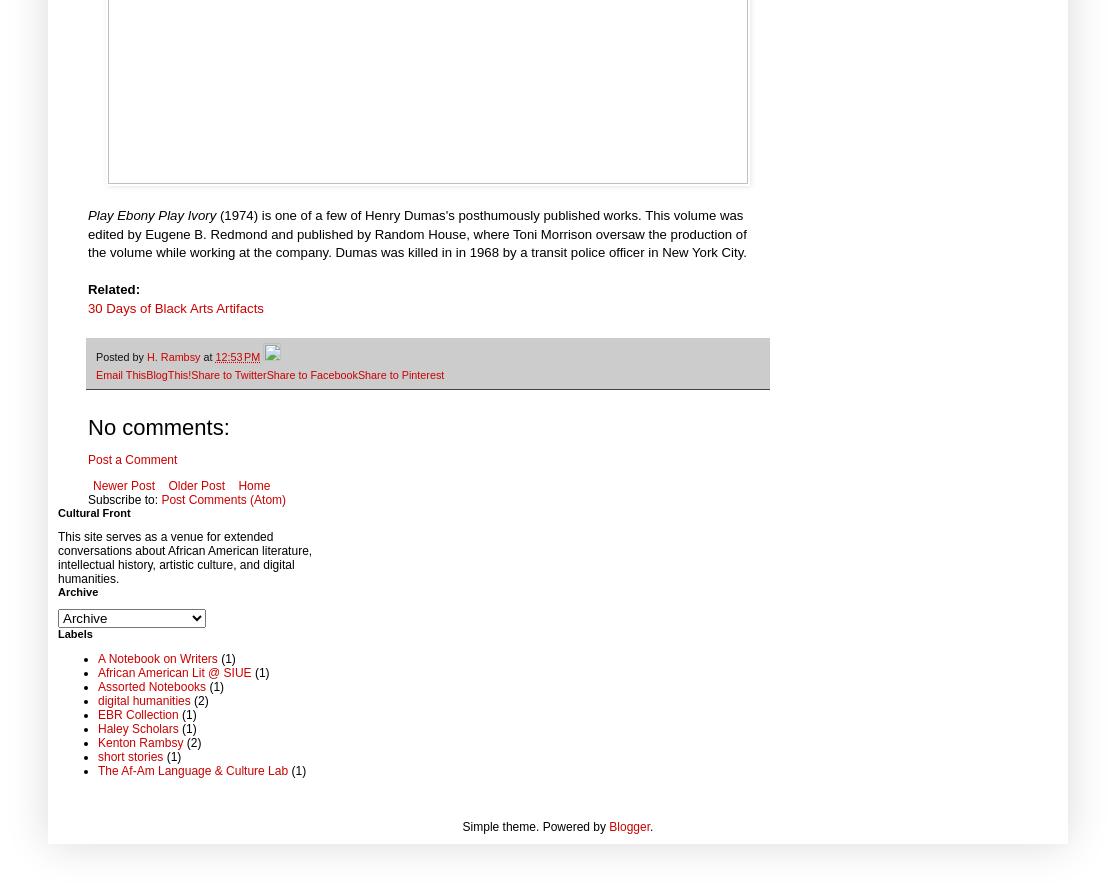 This screenshot has height=892, width=1108. What do you see at coordinates (121, 355) in the screenshot?
I see `'Posted by'` at bounding box center [121, 355].